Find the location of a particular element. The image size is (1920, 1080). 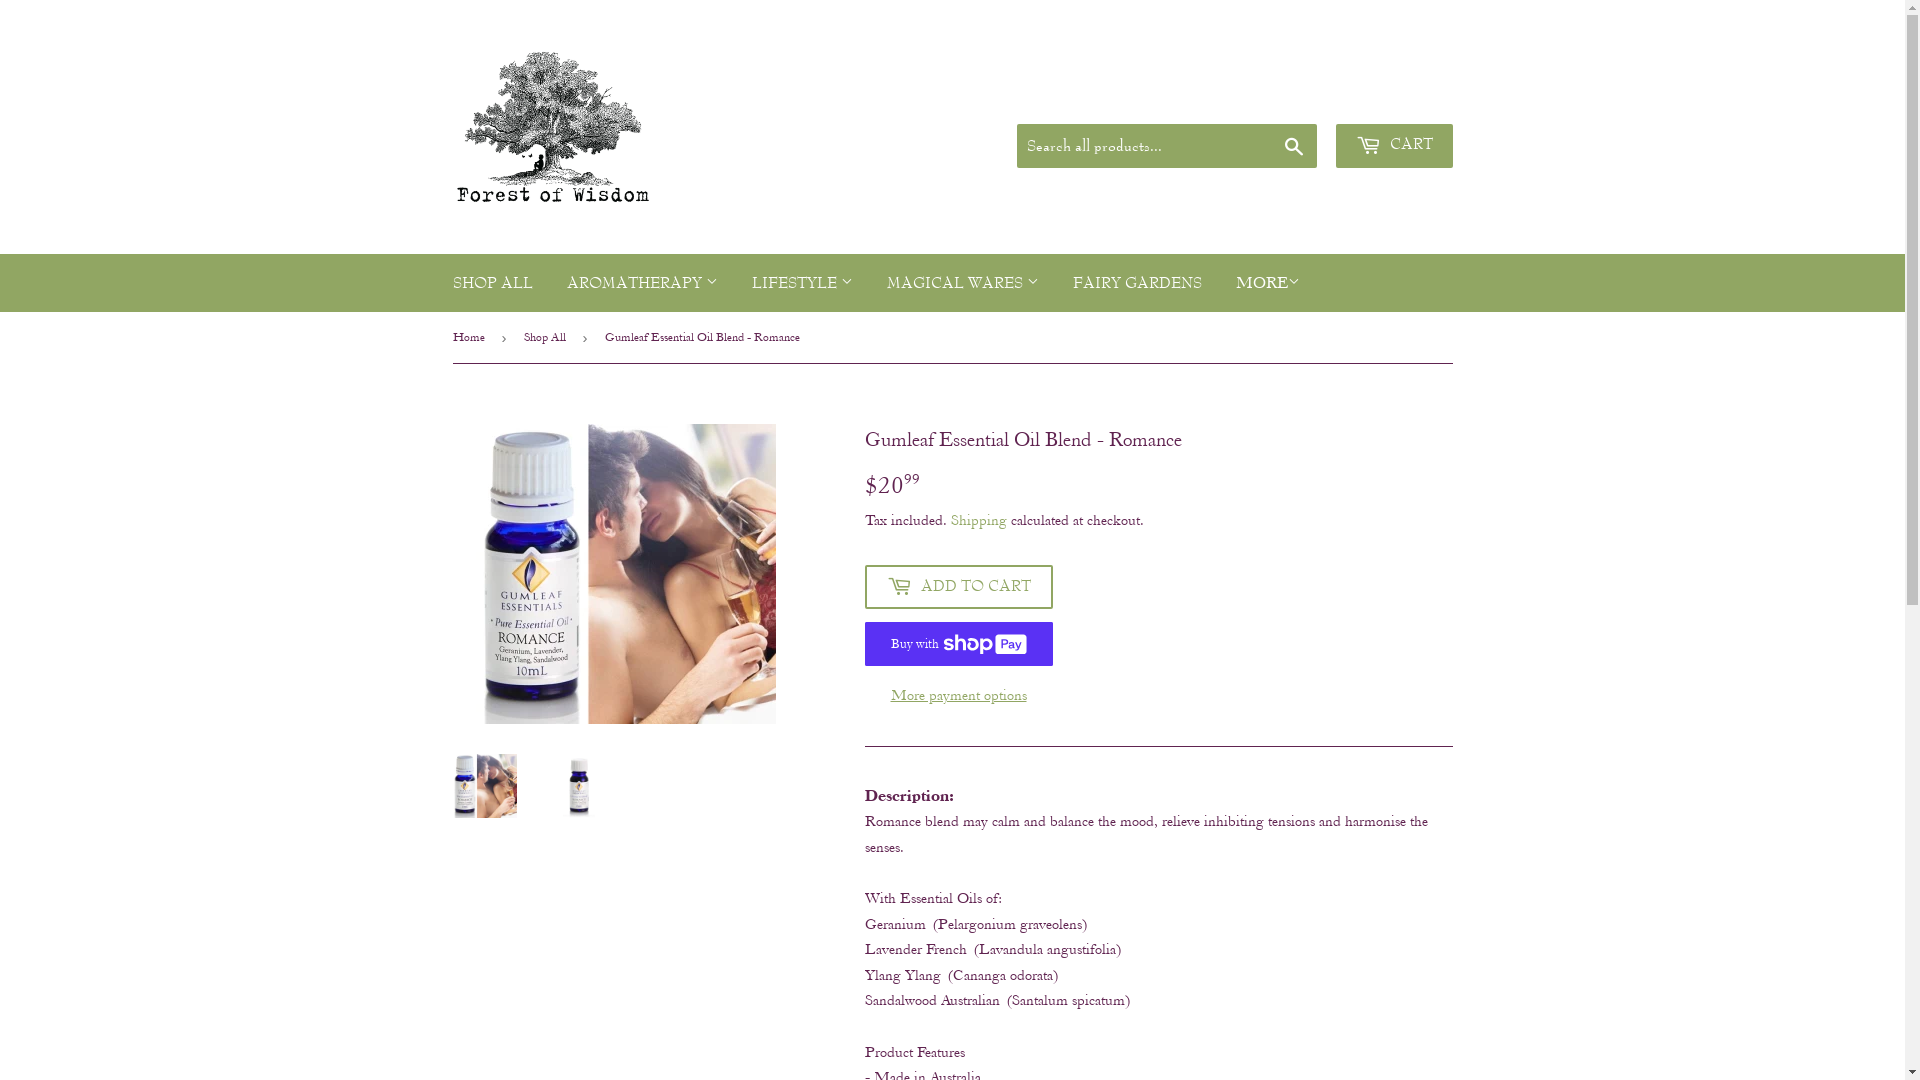

'Sign in' is located at coordinates (1265, 97).